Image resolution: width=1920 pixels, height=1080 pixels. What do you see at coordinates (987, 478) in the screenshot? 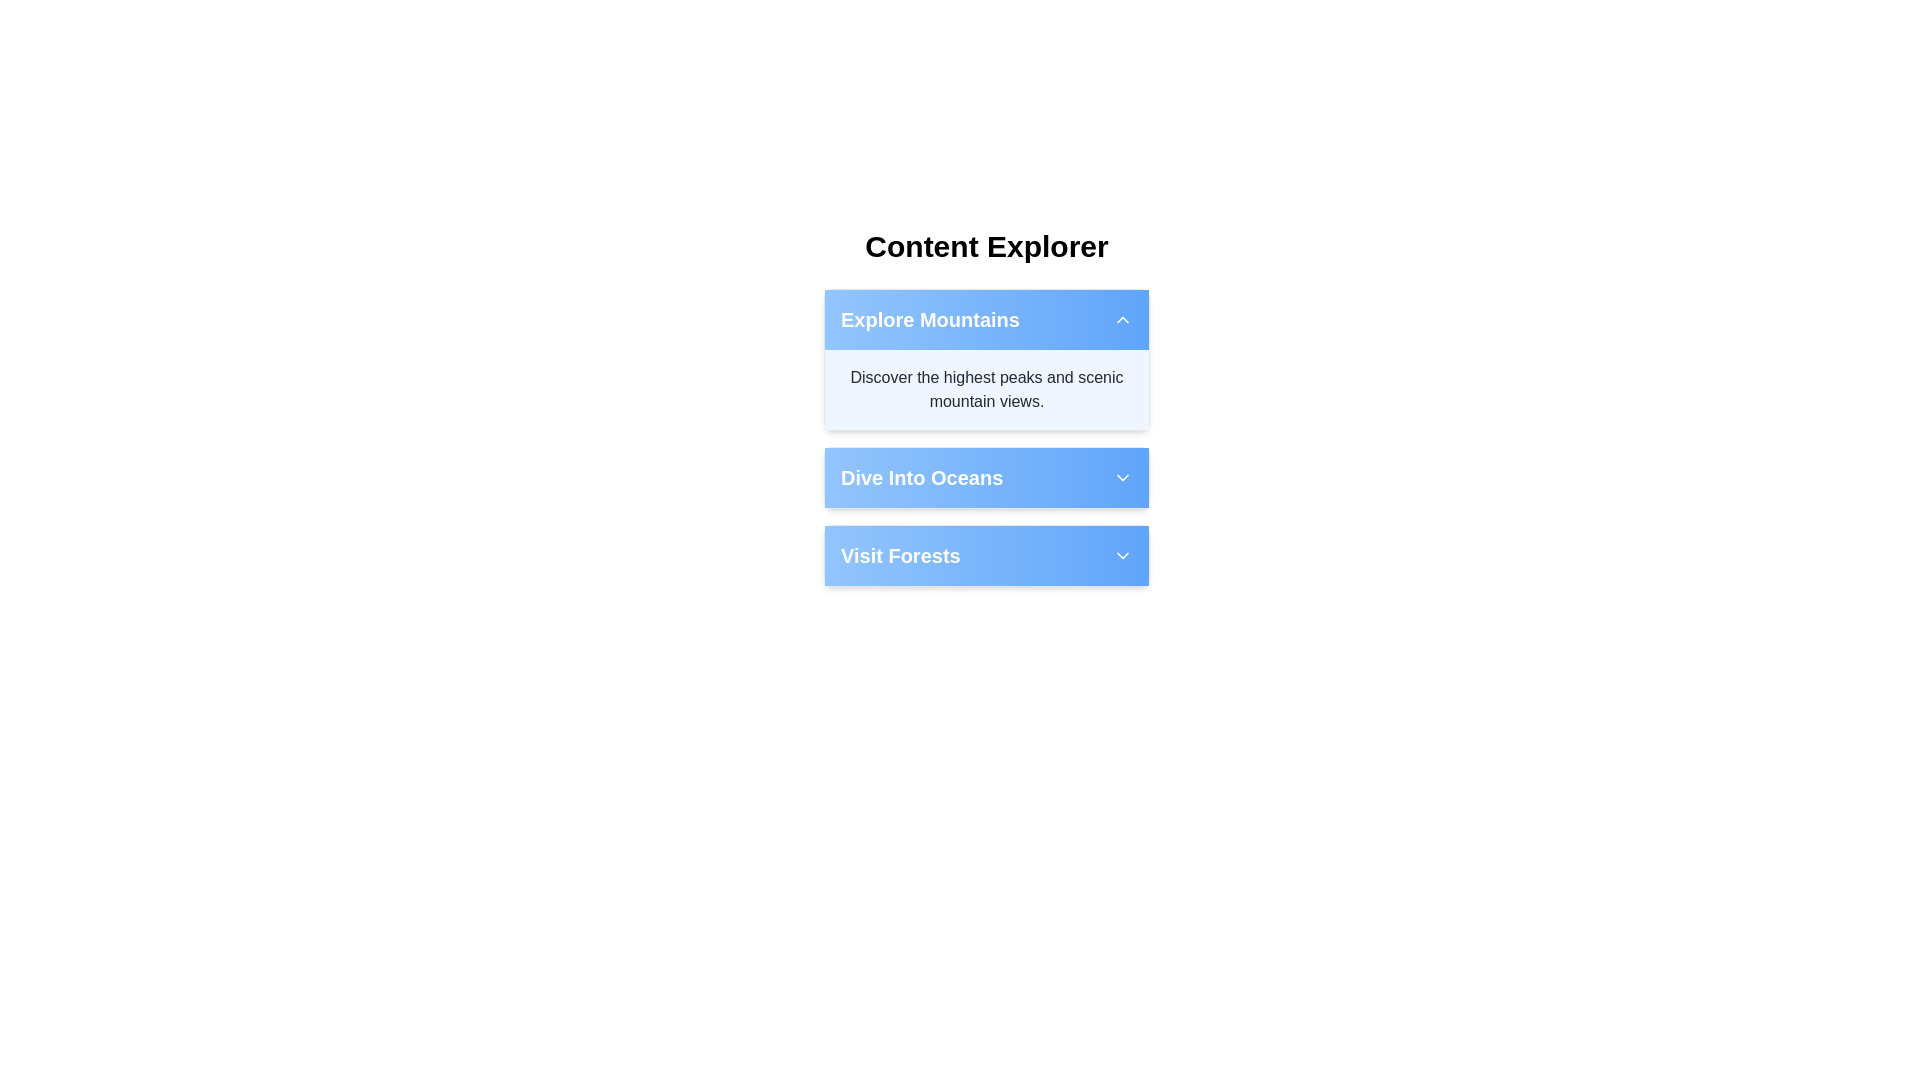
I see `the button that toggles or expands the content section related to the oceans, located in the 'Content Explorer' section between the 'Explore Mountains' and 'Visit Forests' buttons` at bounding box center [987, 478].